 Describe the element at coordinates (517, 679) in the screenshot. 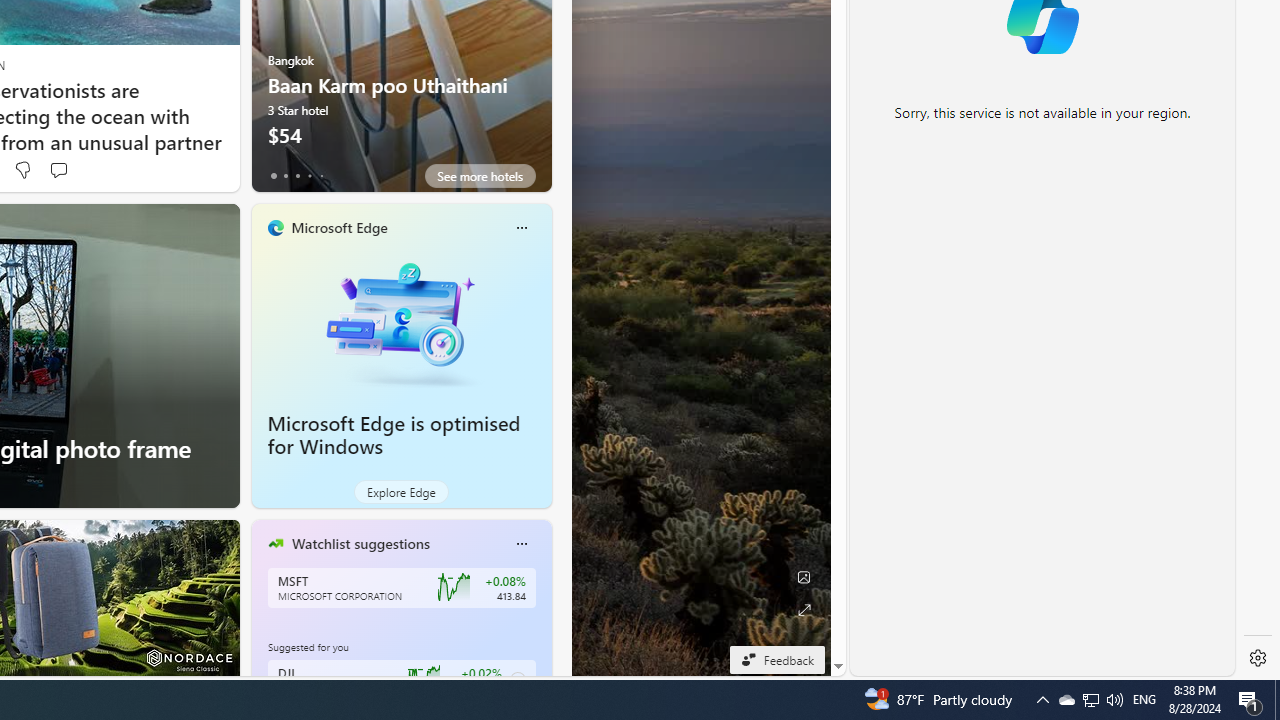

I see `'Class: follow-button  m'` at that location.